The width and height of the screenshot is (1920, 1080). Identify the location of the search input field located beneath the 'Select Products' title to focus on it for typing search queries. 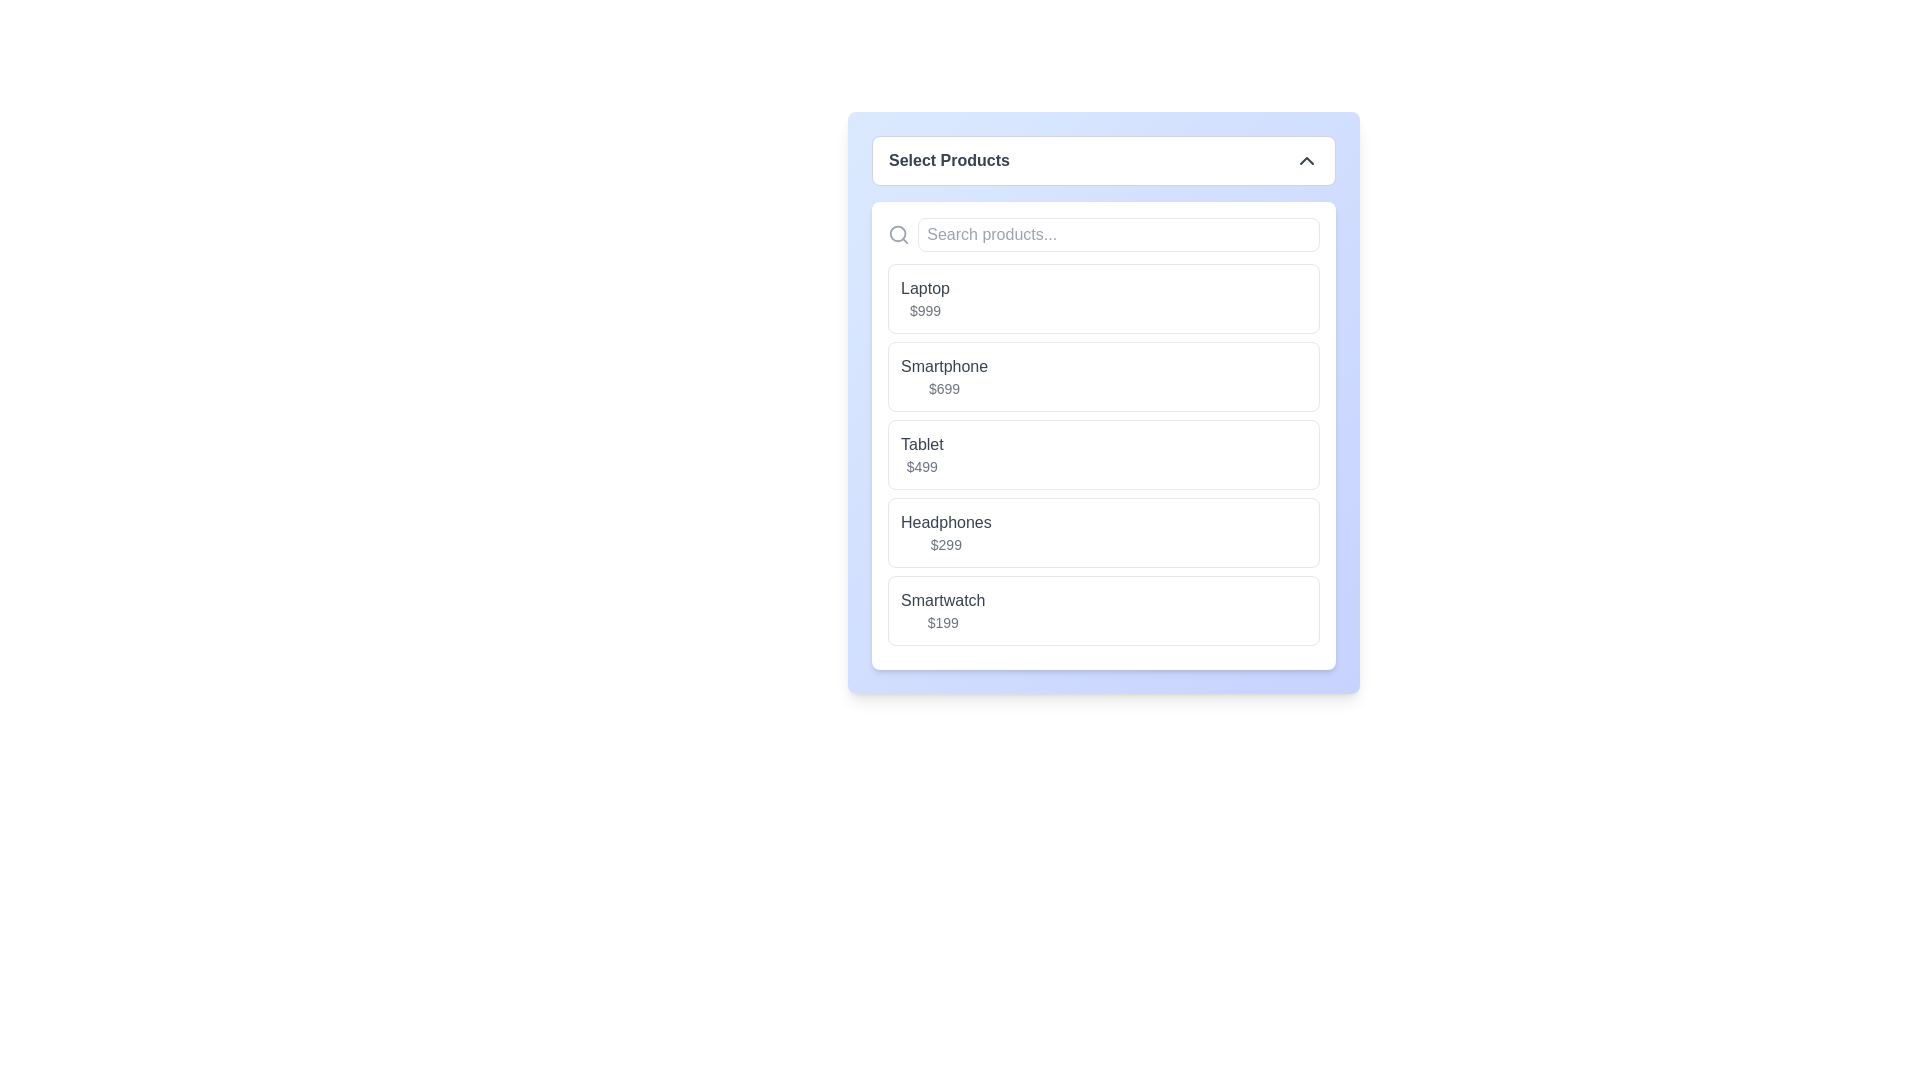
(1118, 234).